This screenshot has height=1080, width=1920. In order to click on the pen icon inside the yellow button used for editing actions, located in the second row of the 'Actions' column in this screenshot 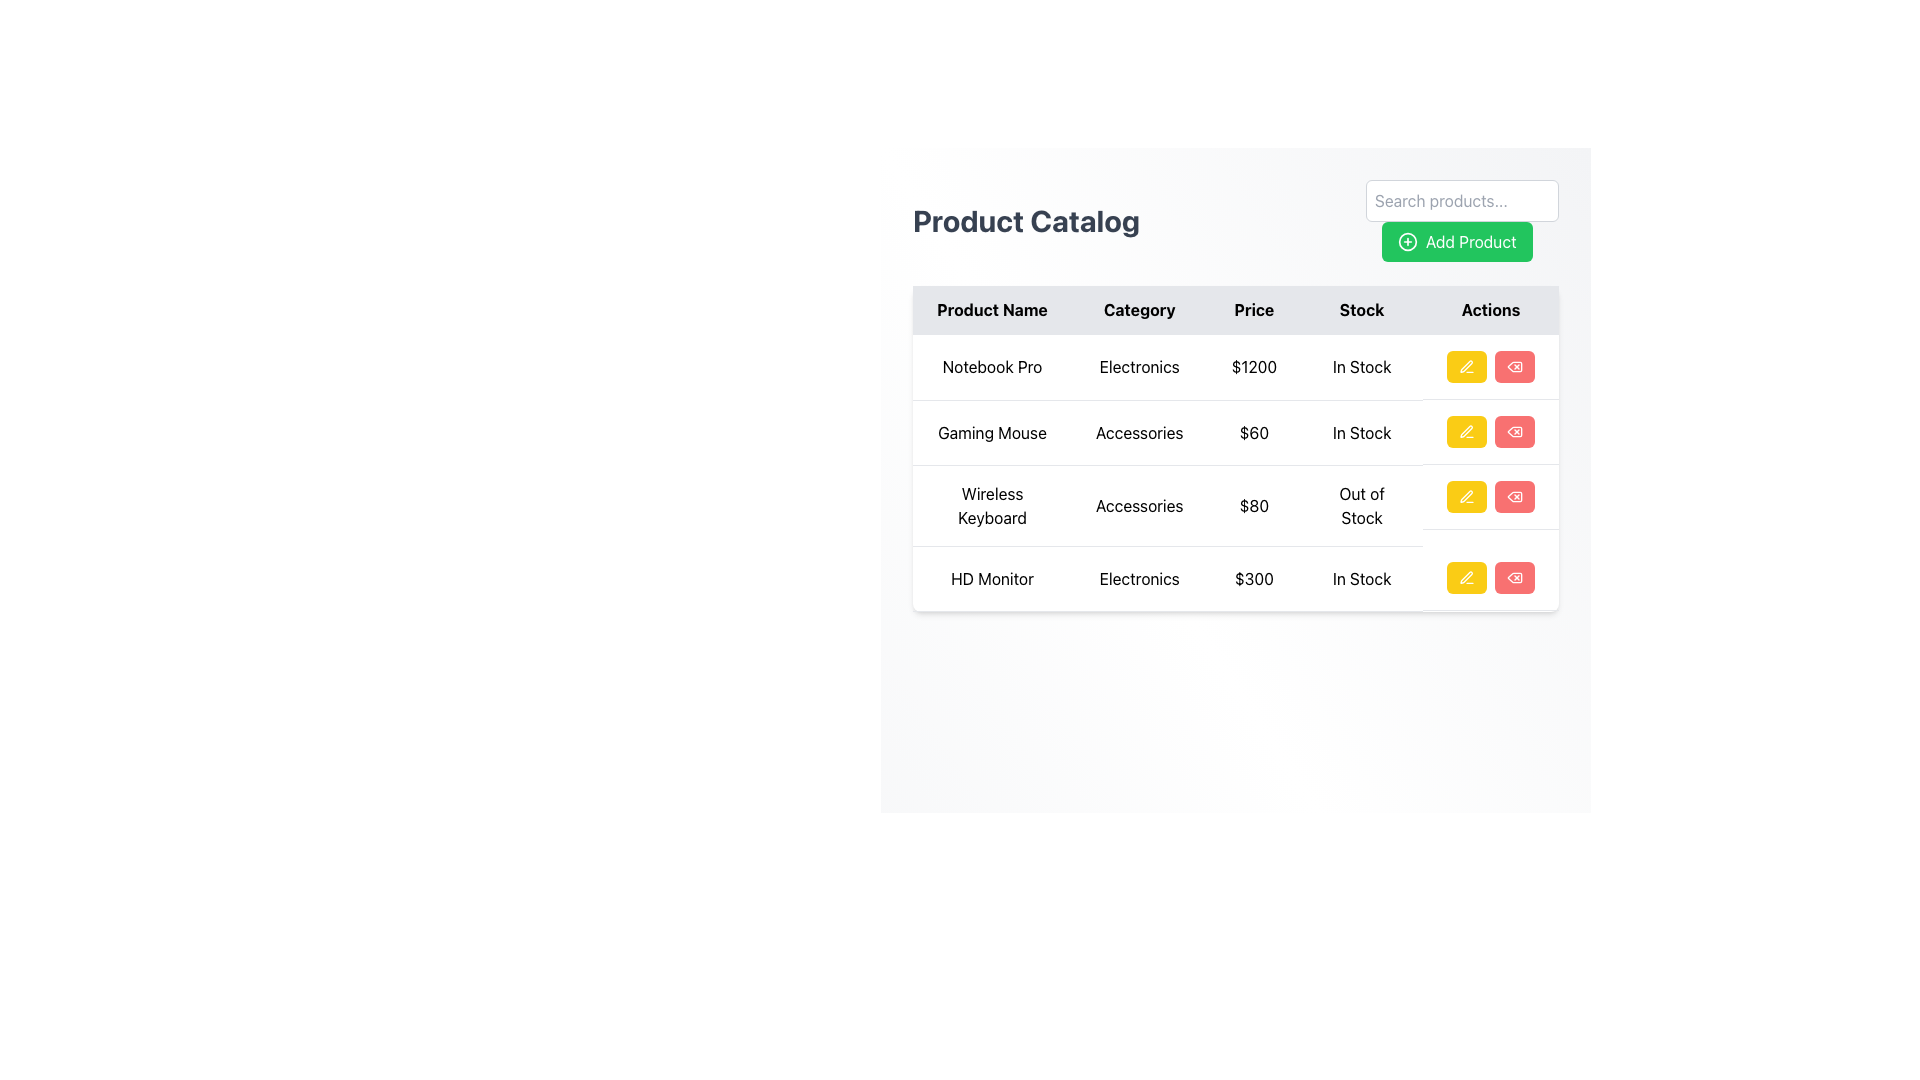, I will do `click(1467, 431)`.